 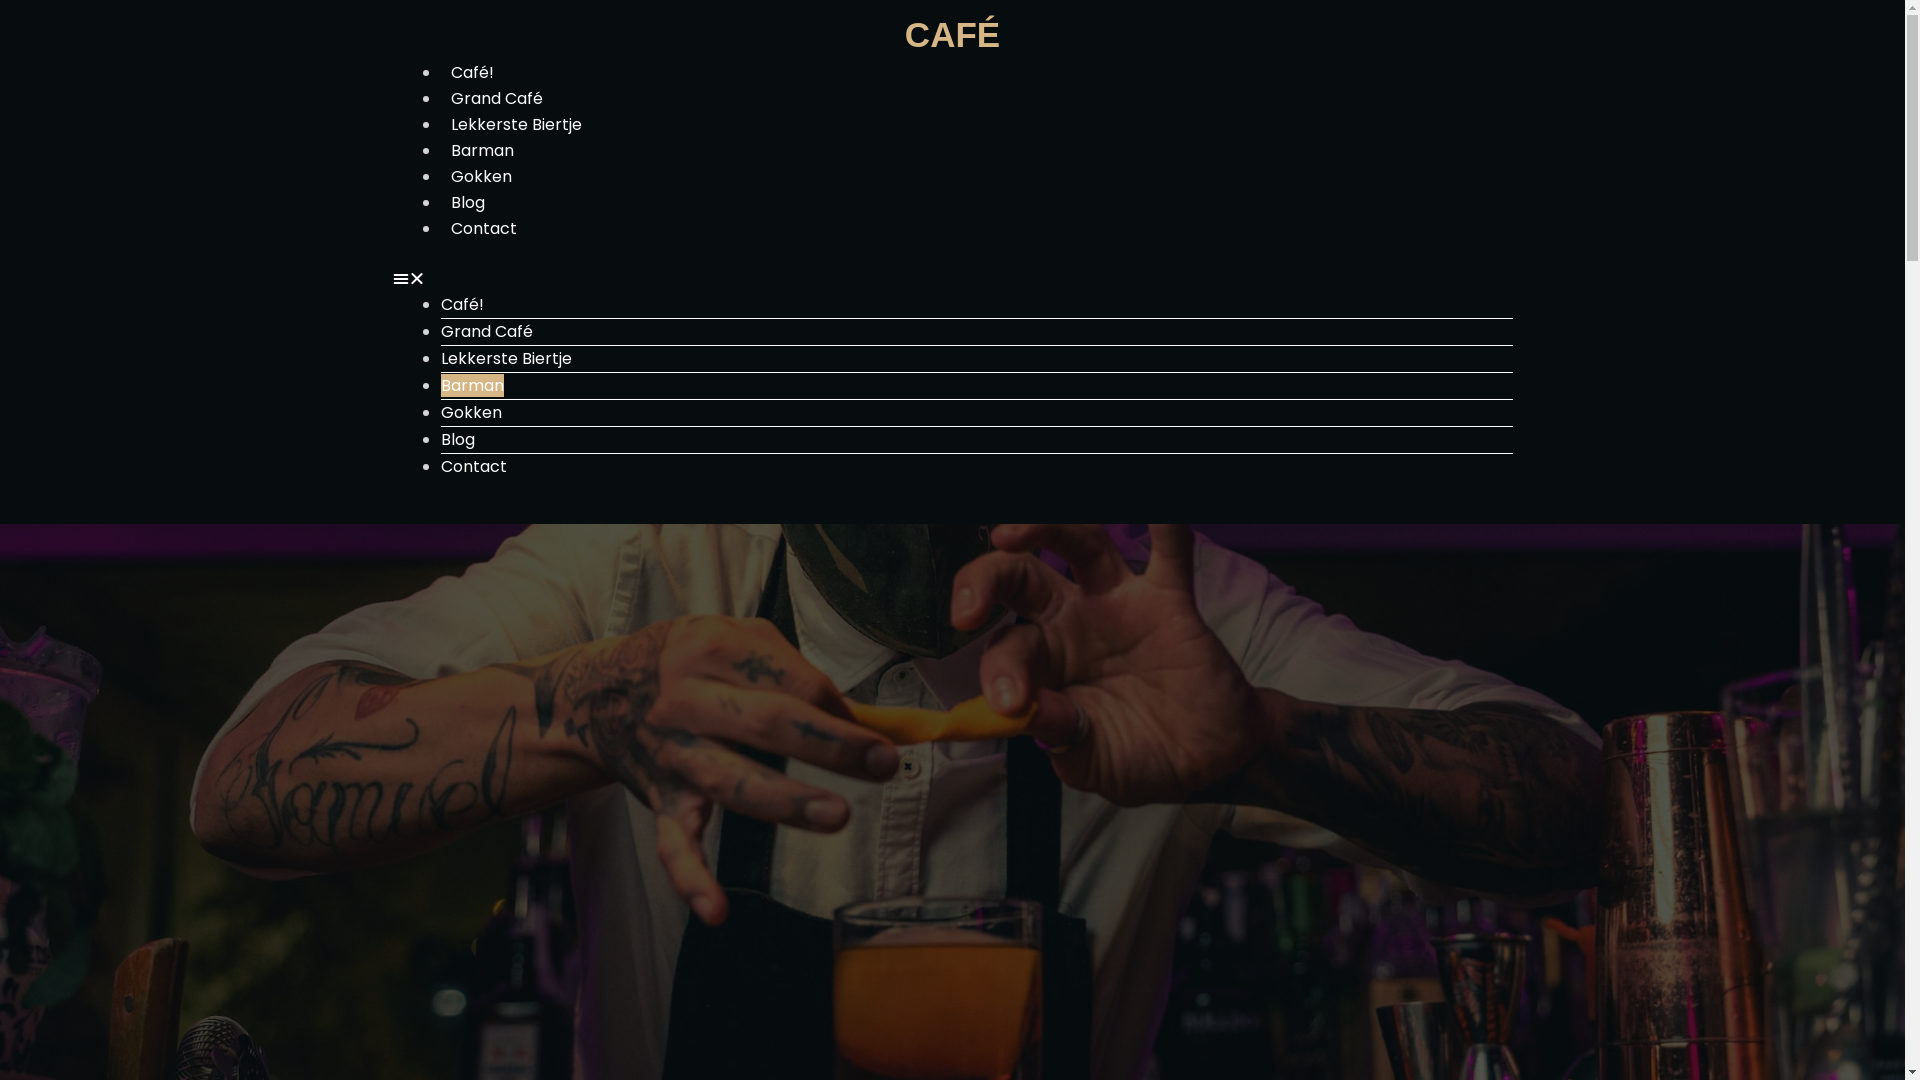 I want to click on 'Lekkerste Biertje', so click(x=505, y=357).